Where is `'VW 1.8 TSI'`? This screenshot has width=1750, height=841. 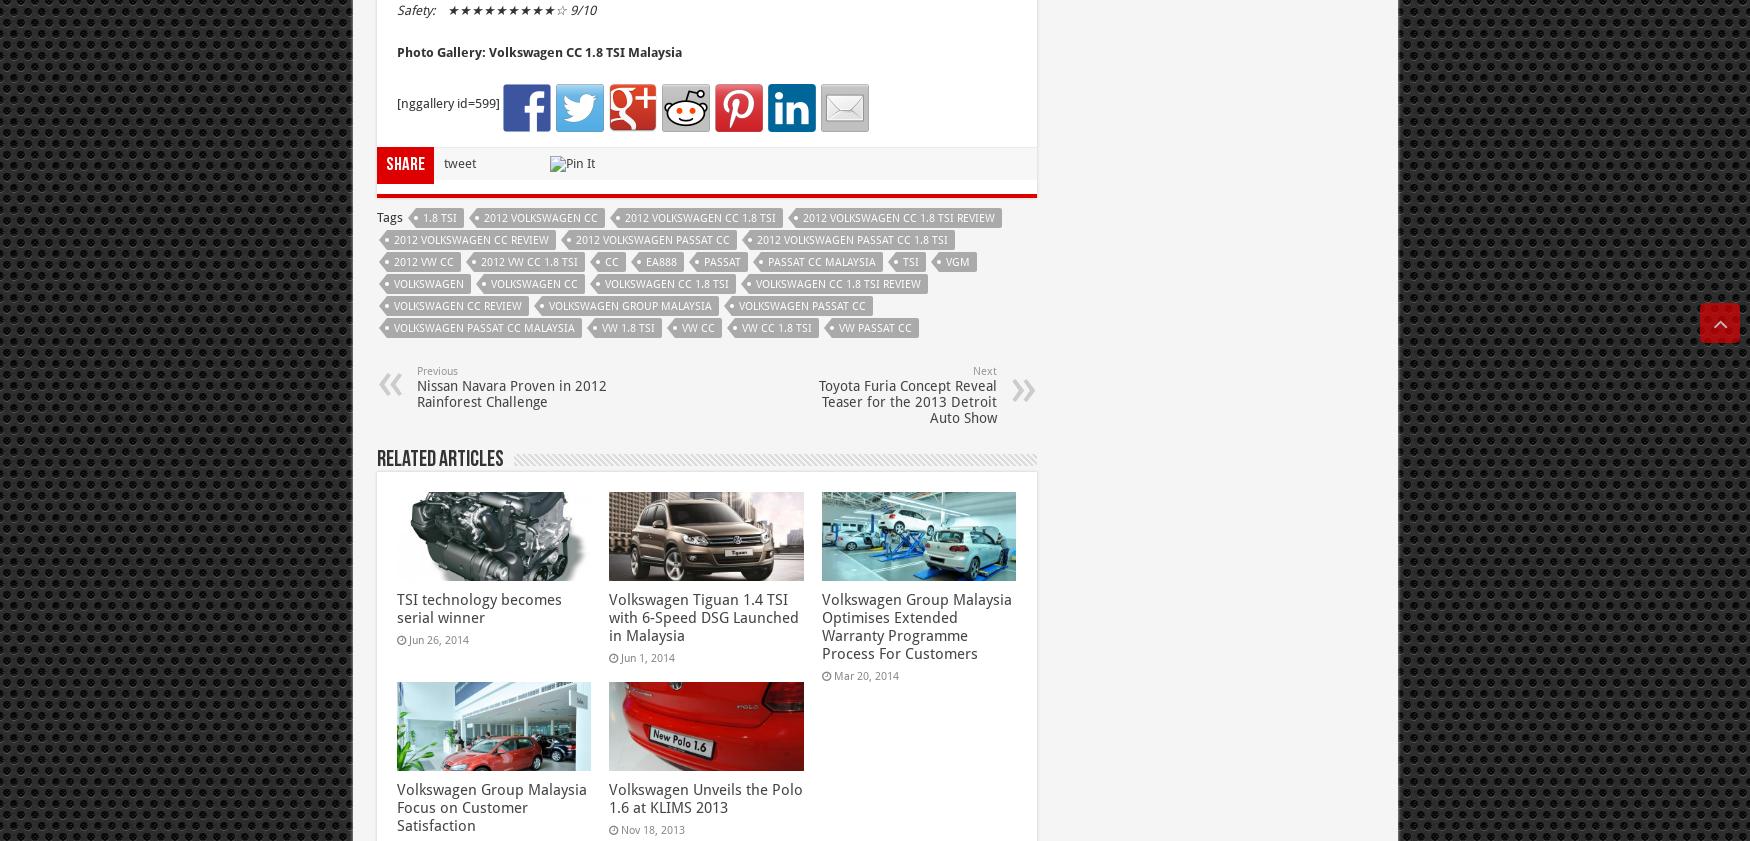 'VW 1.8 TSI' is located at coordinates (626, 326).